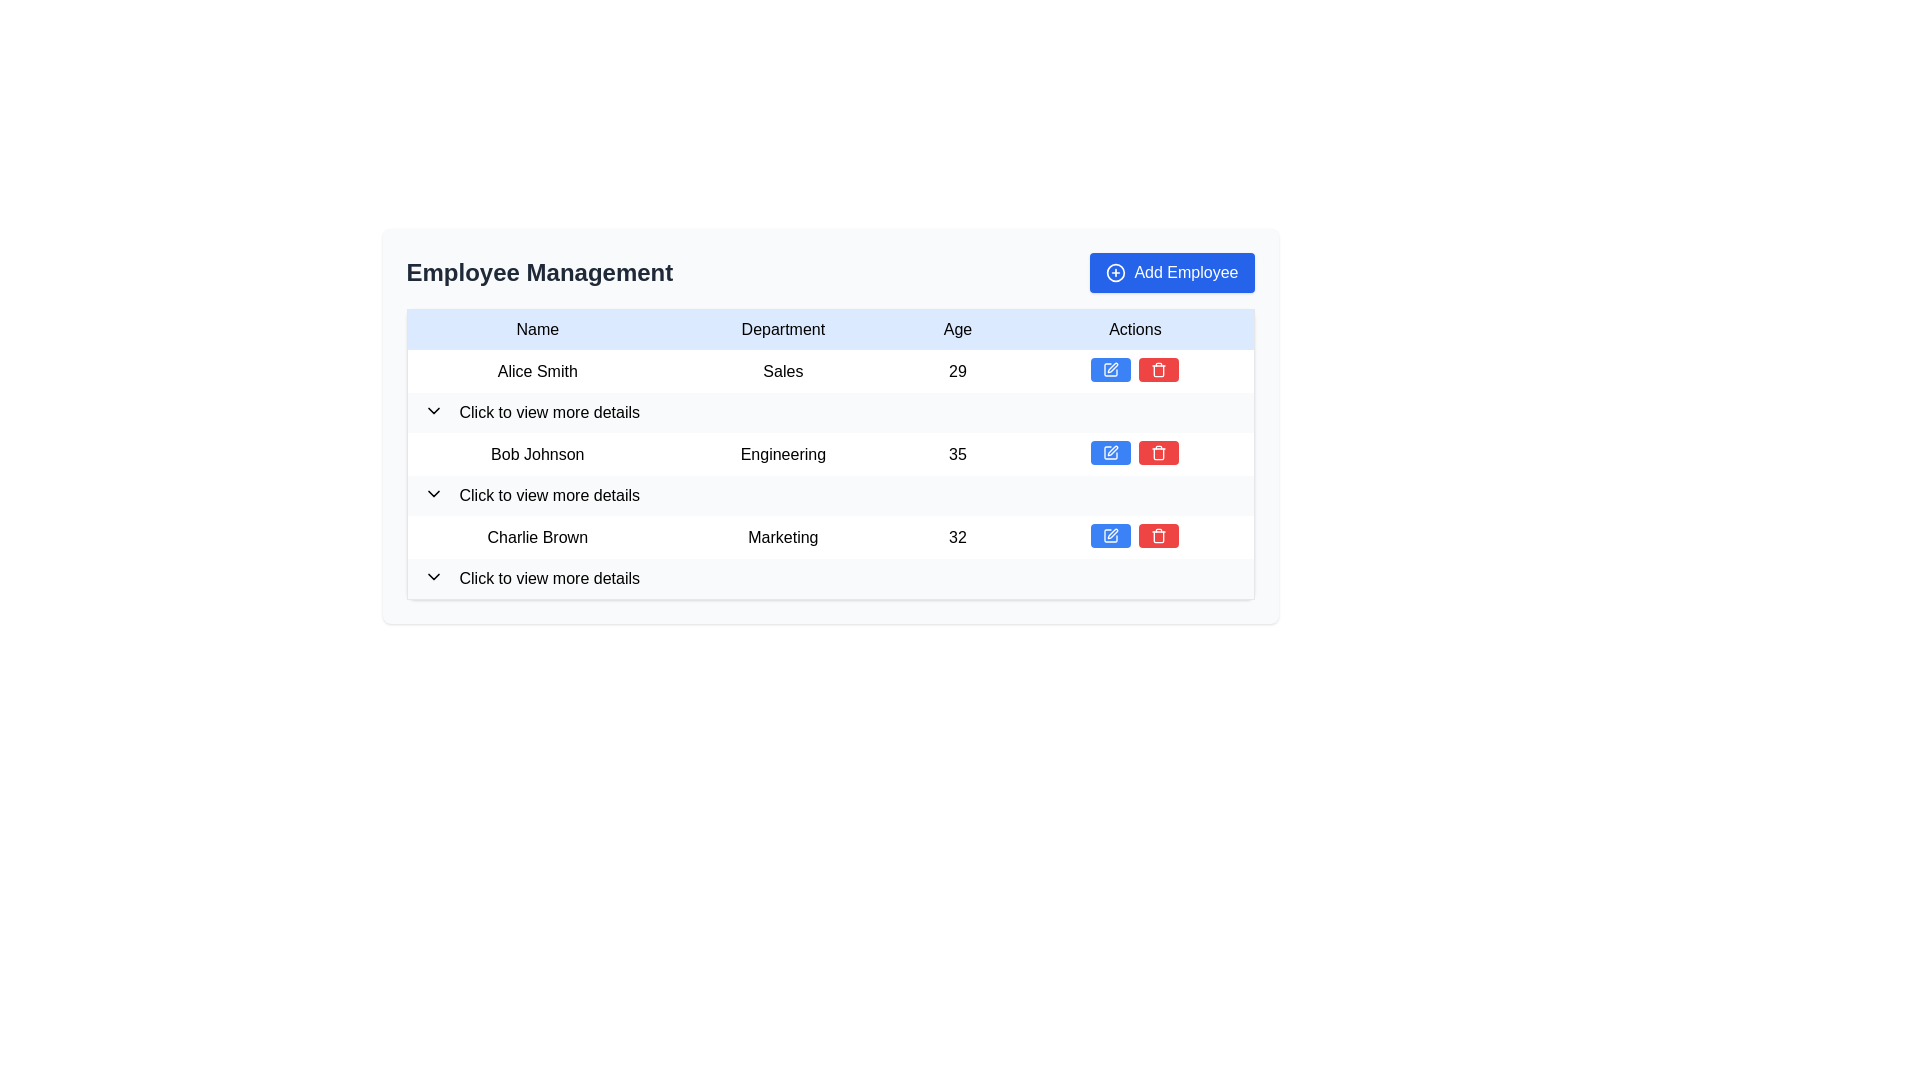  What do you see at coordinates (1115, 273) in the screenshot?
I see `the circular icon with a plus sign inside, which is located within the 'Add Employee' button at the top-right corner of the interface` at bounding box center [1115, 273].